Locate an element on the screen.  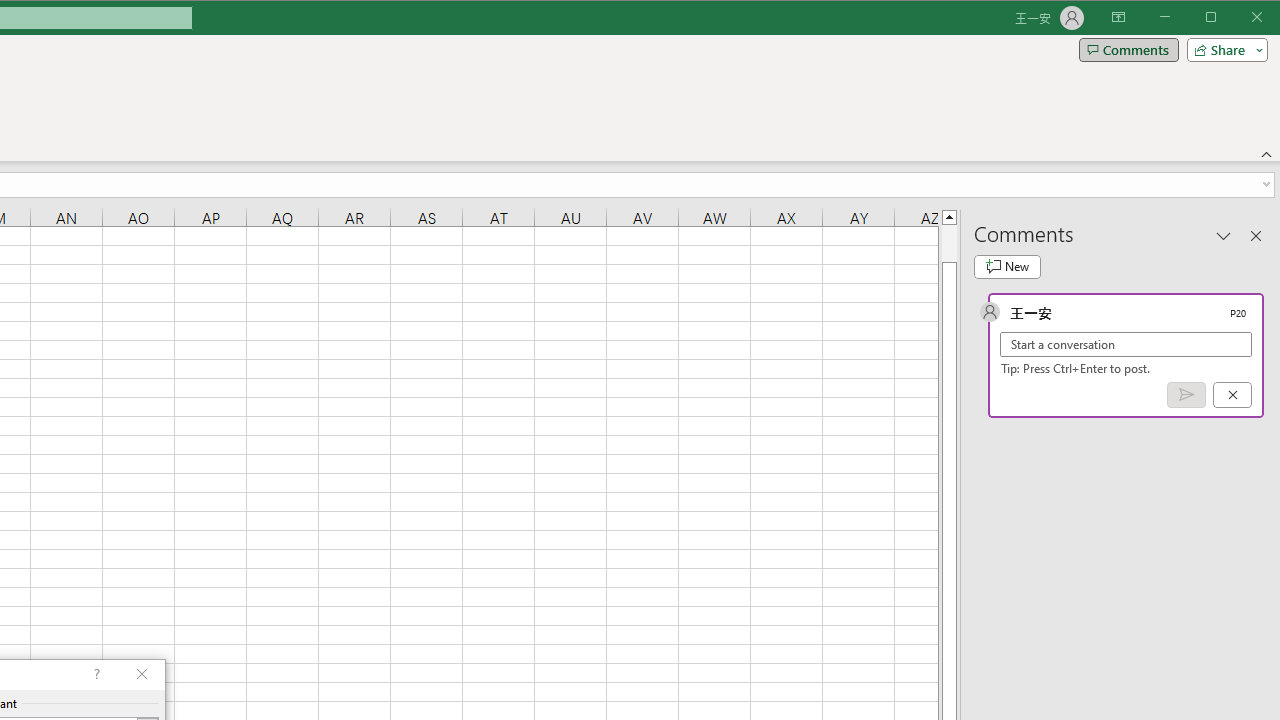
'Post comment (Ctrl + Enter)' is located at coordinates (1186, 395).